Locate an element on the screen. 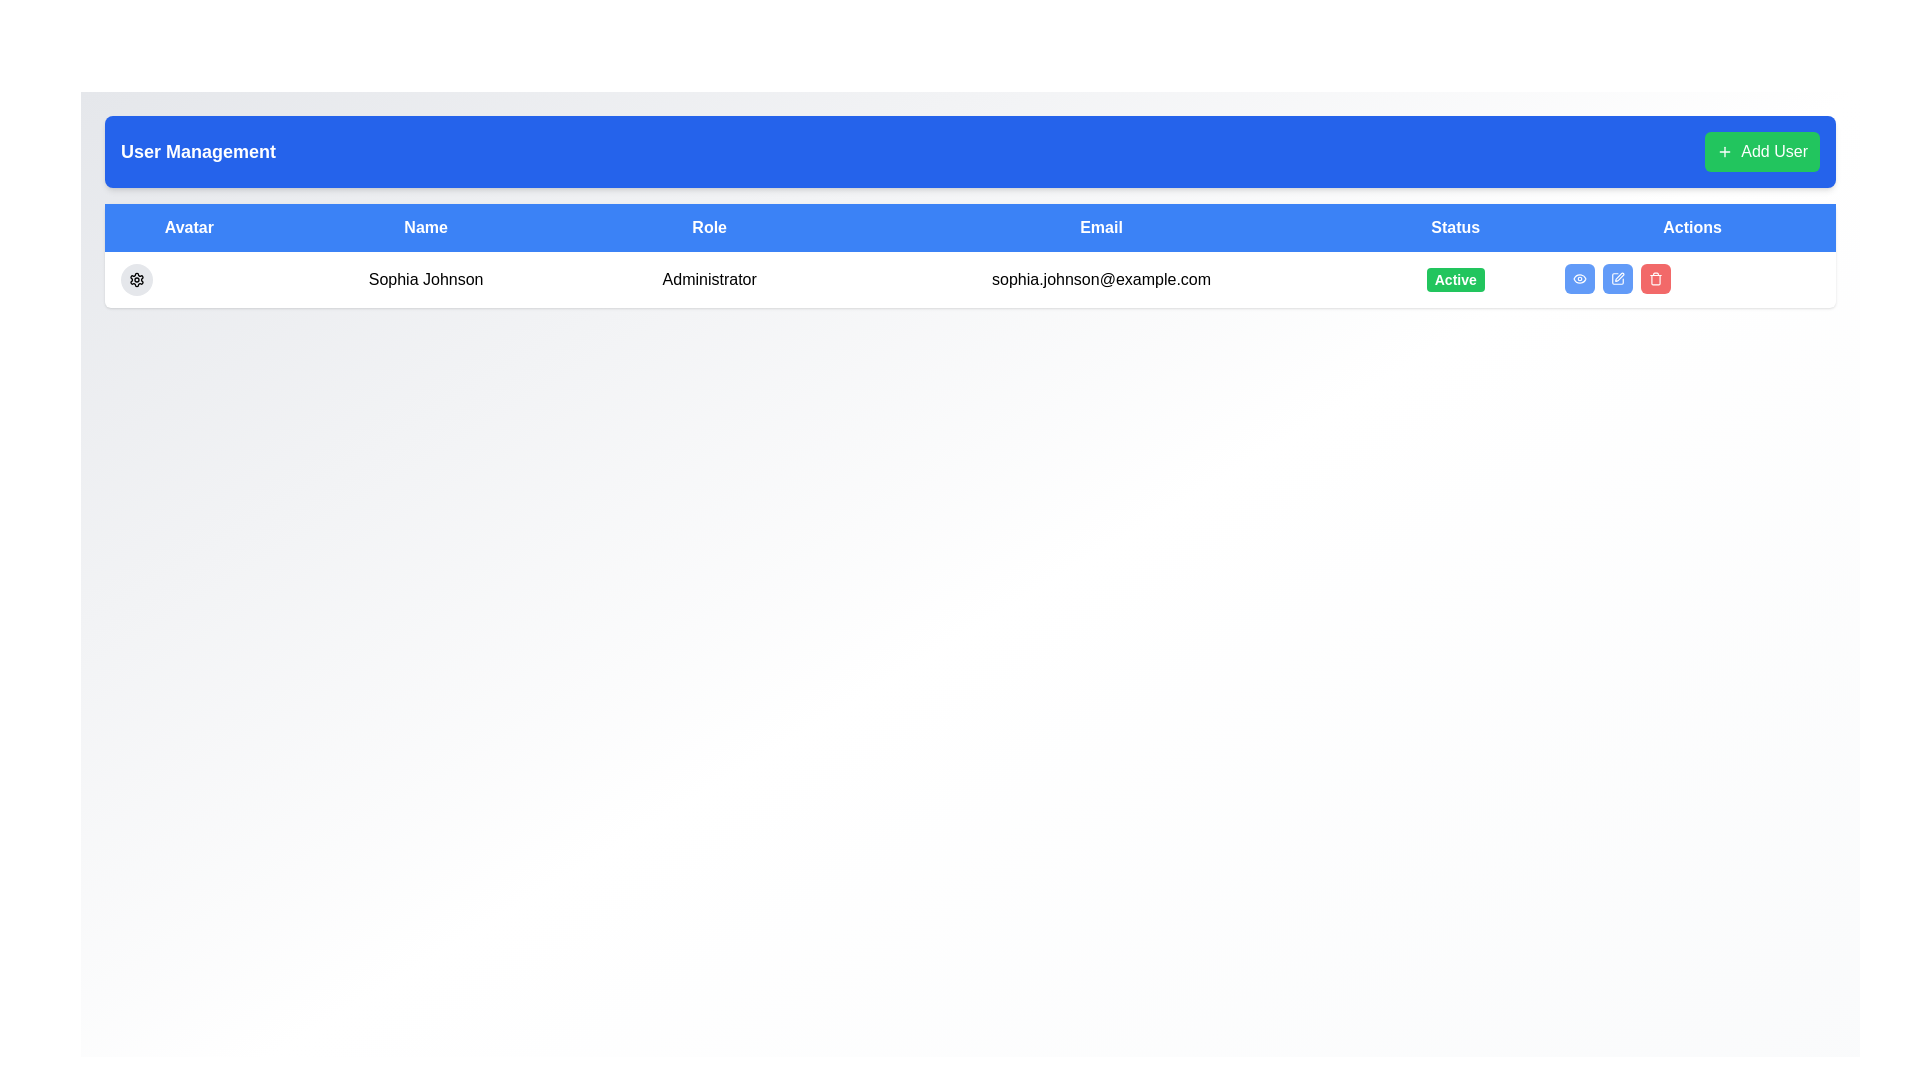  the cogwheel icon representing settings functionality, which is located in the first row of the user list in the 'Actions' column is located at coordinates (136, 280).